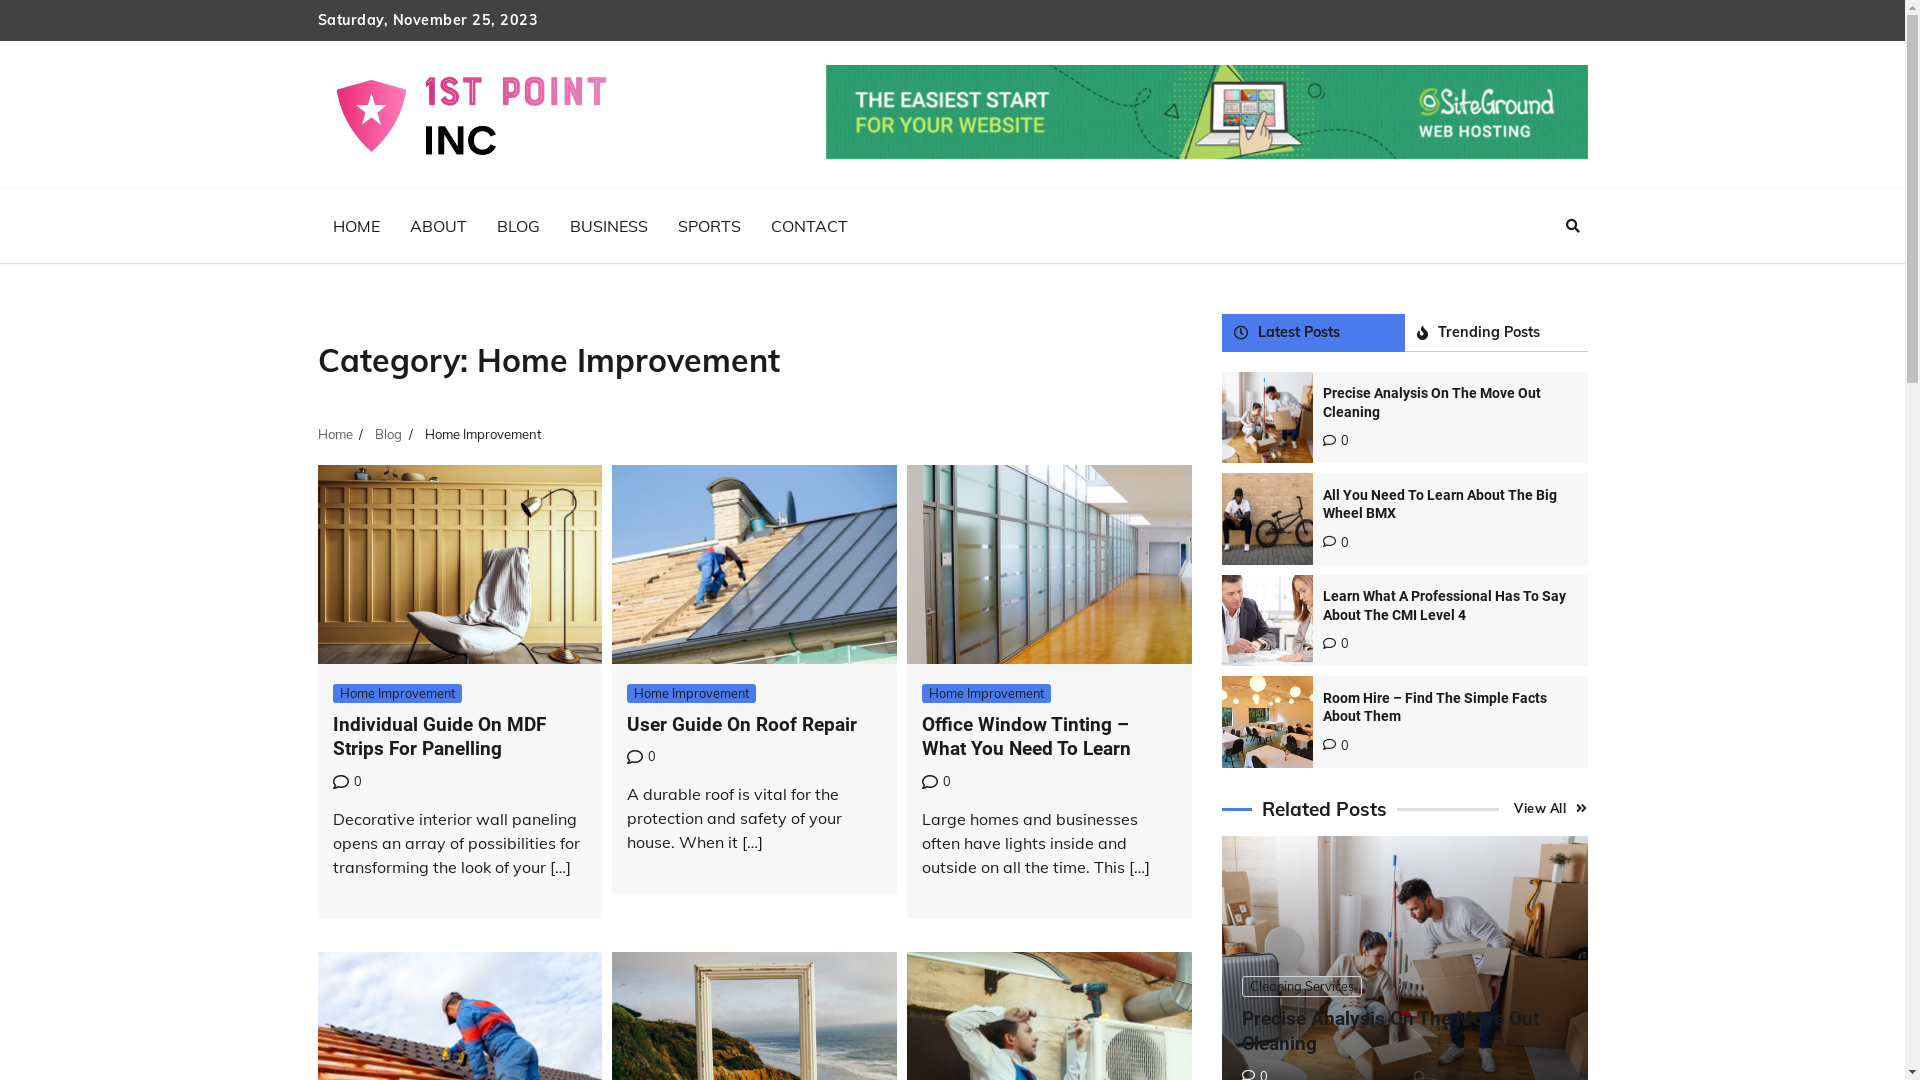 The image size is (1920, 1080). Describe the element at coordinates (809, 225) in the screenshot. I see `'CONTACT'` at that location.